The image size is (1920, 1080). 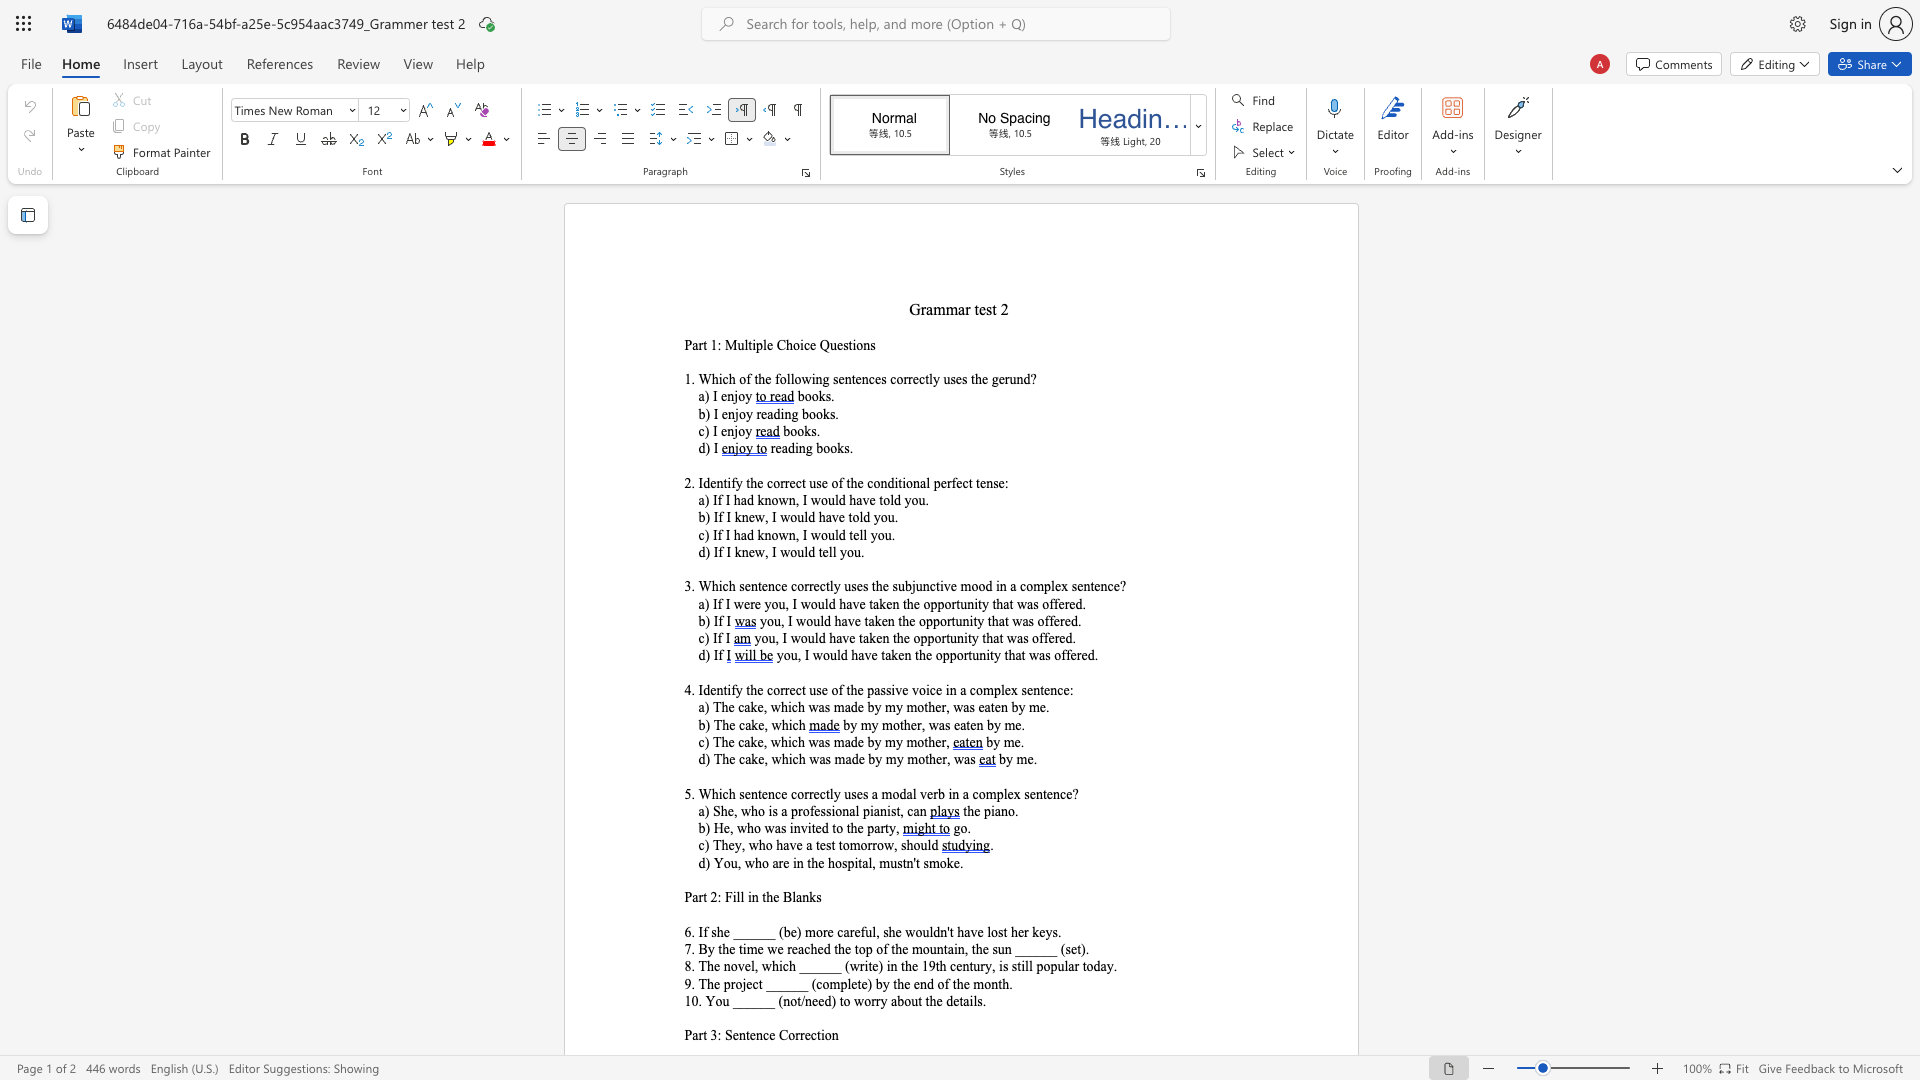 I want to click on the subset text "ve mood in a complex sentence?" within the text "3. Which sentence correctly uses the subjunctive mood in a complex sentence?", so click(x=942, y=585).